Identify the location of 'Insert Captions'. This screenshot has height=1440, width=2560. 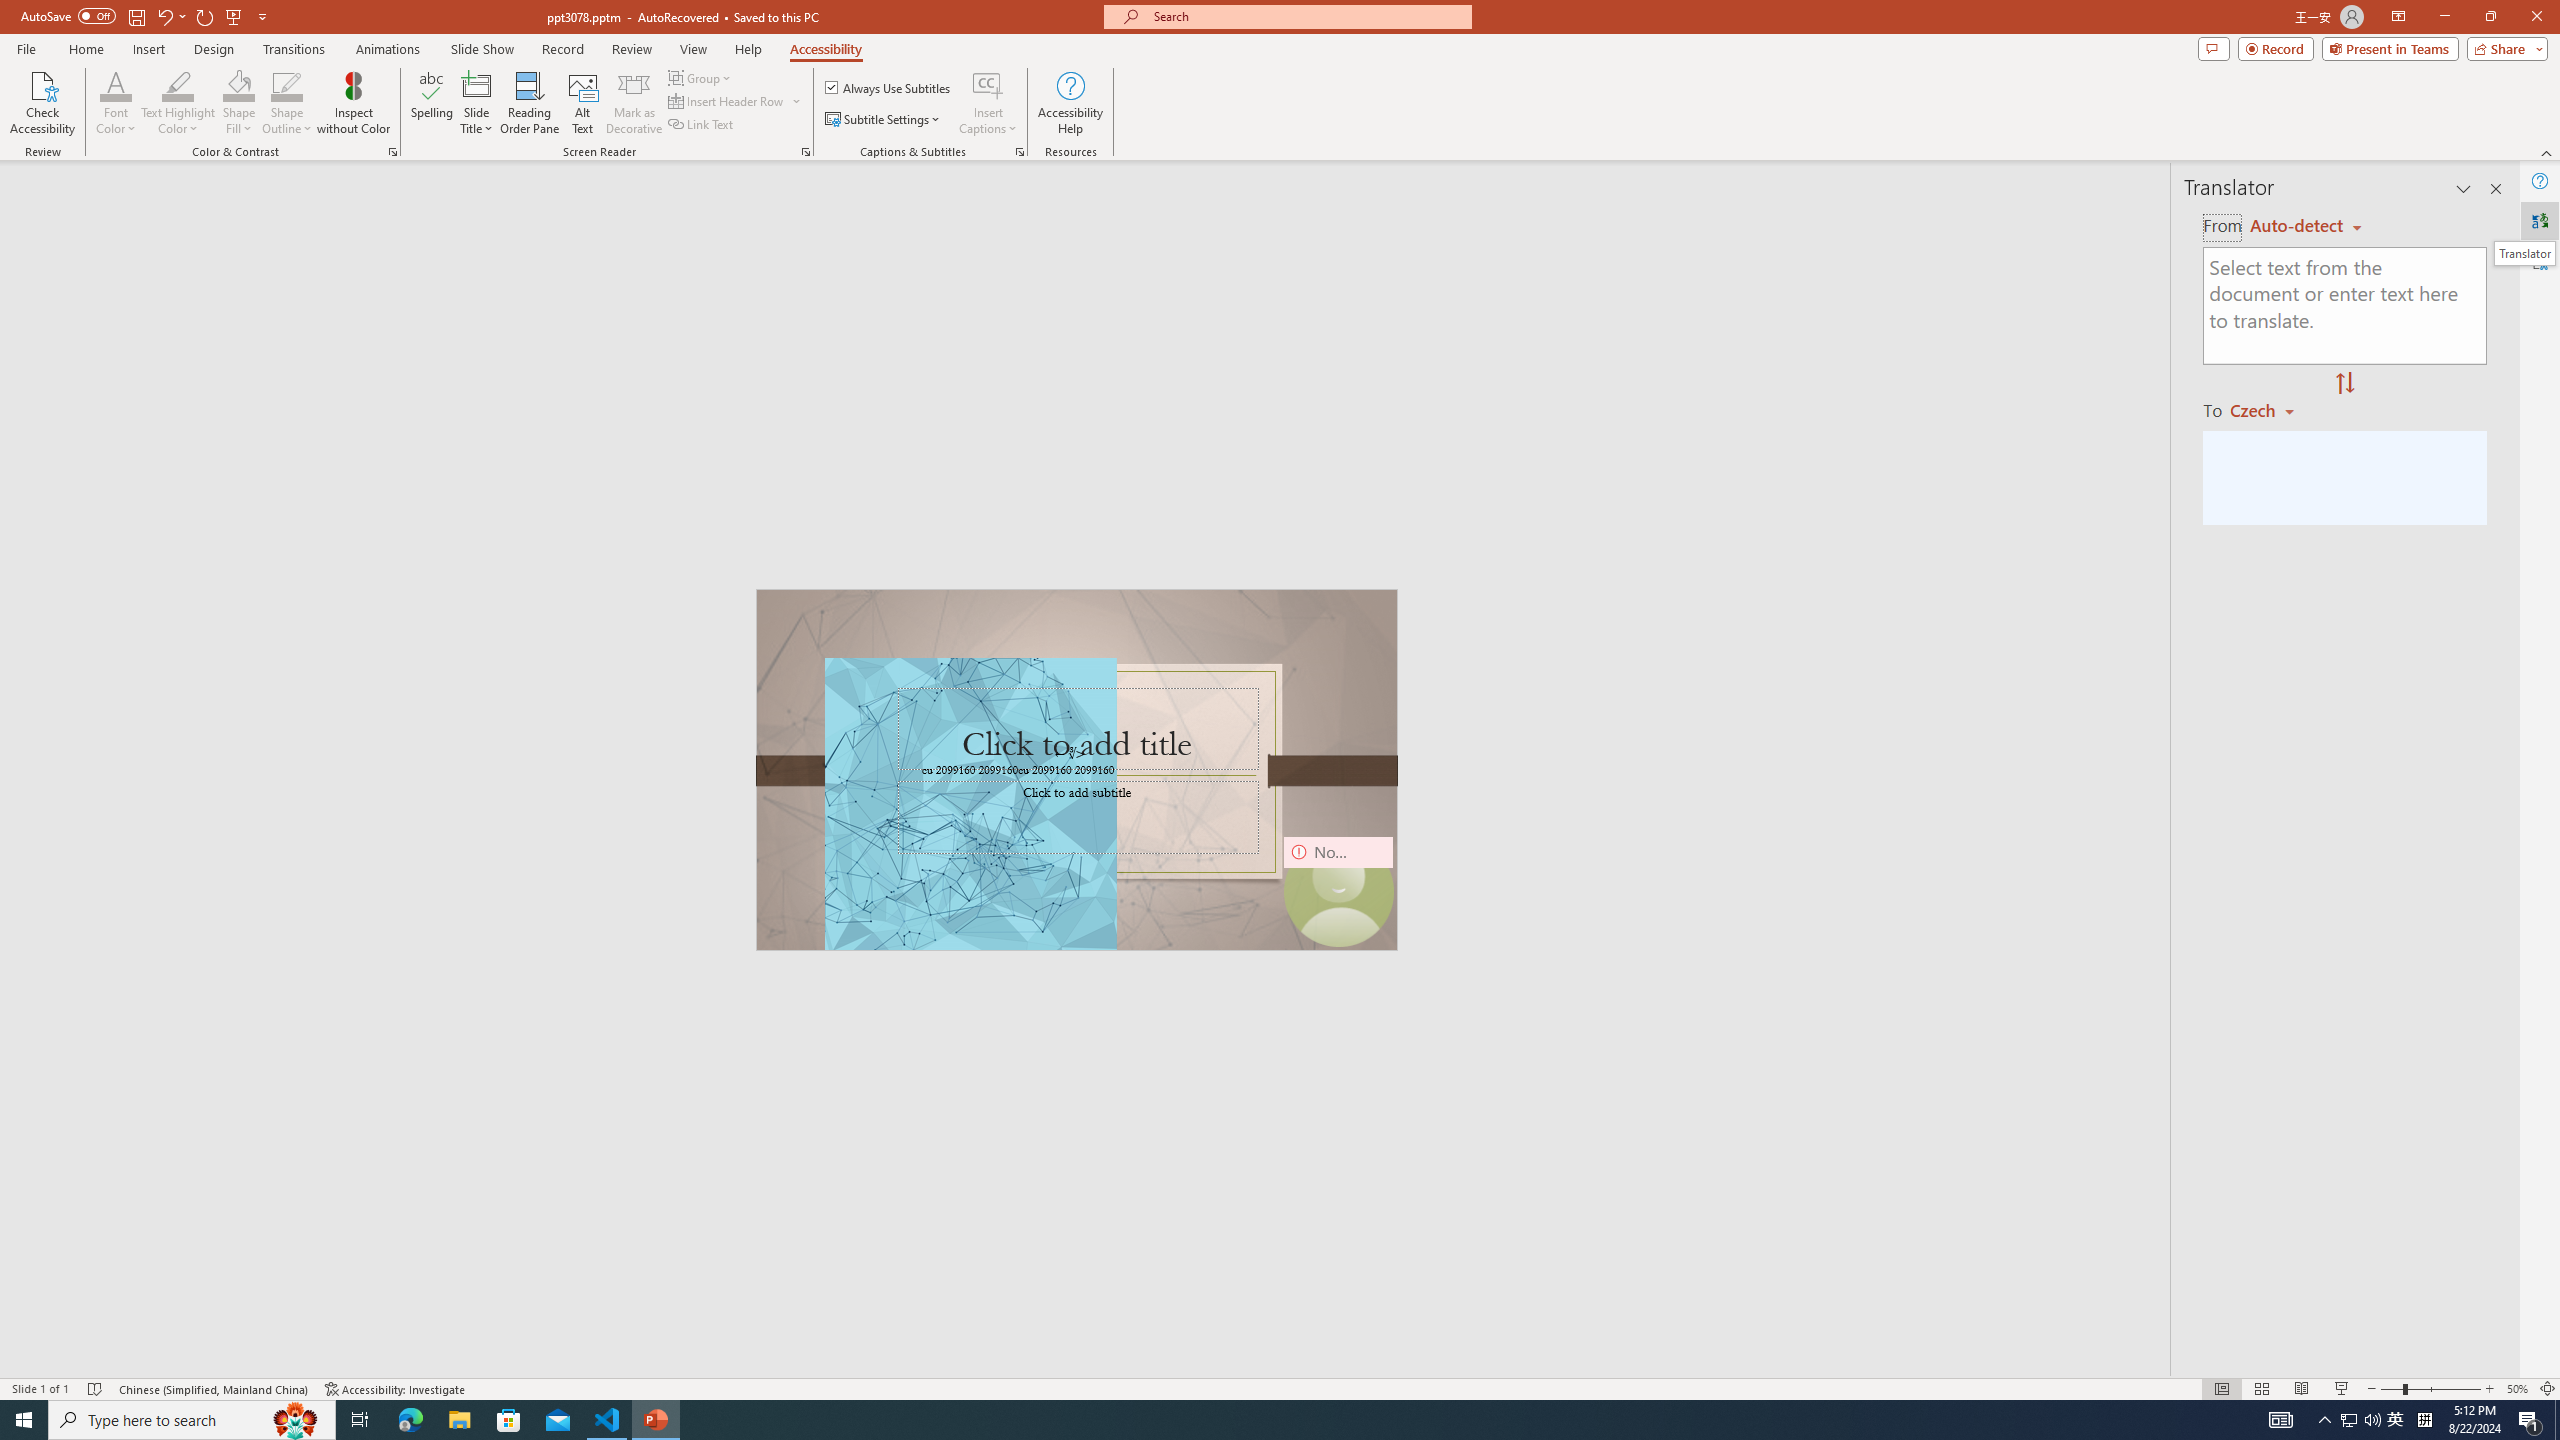
(987, 84).